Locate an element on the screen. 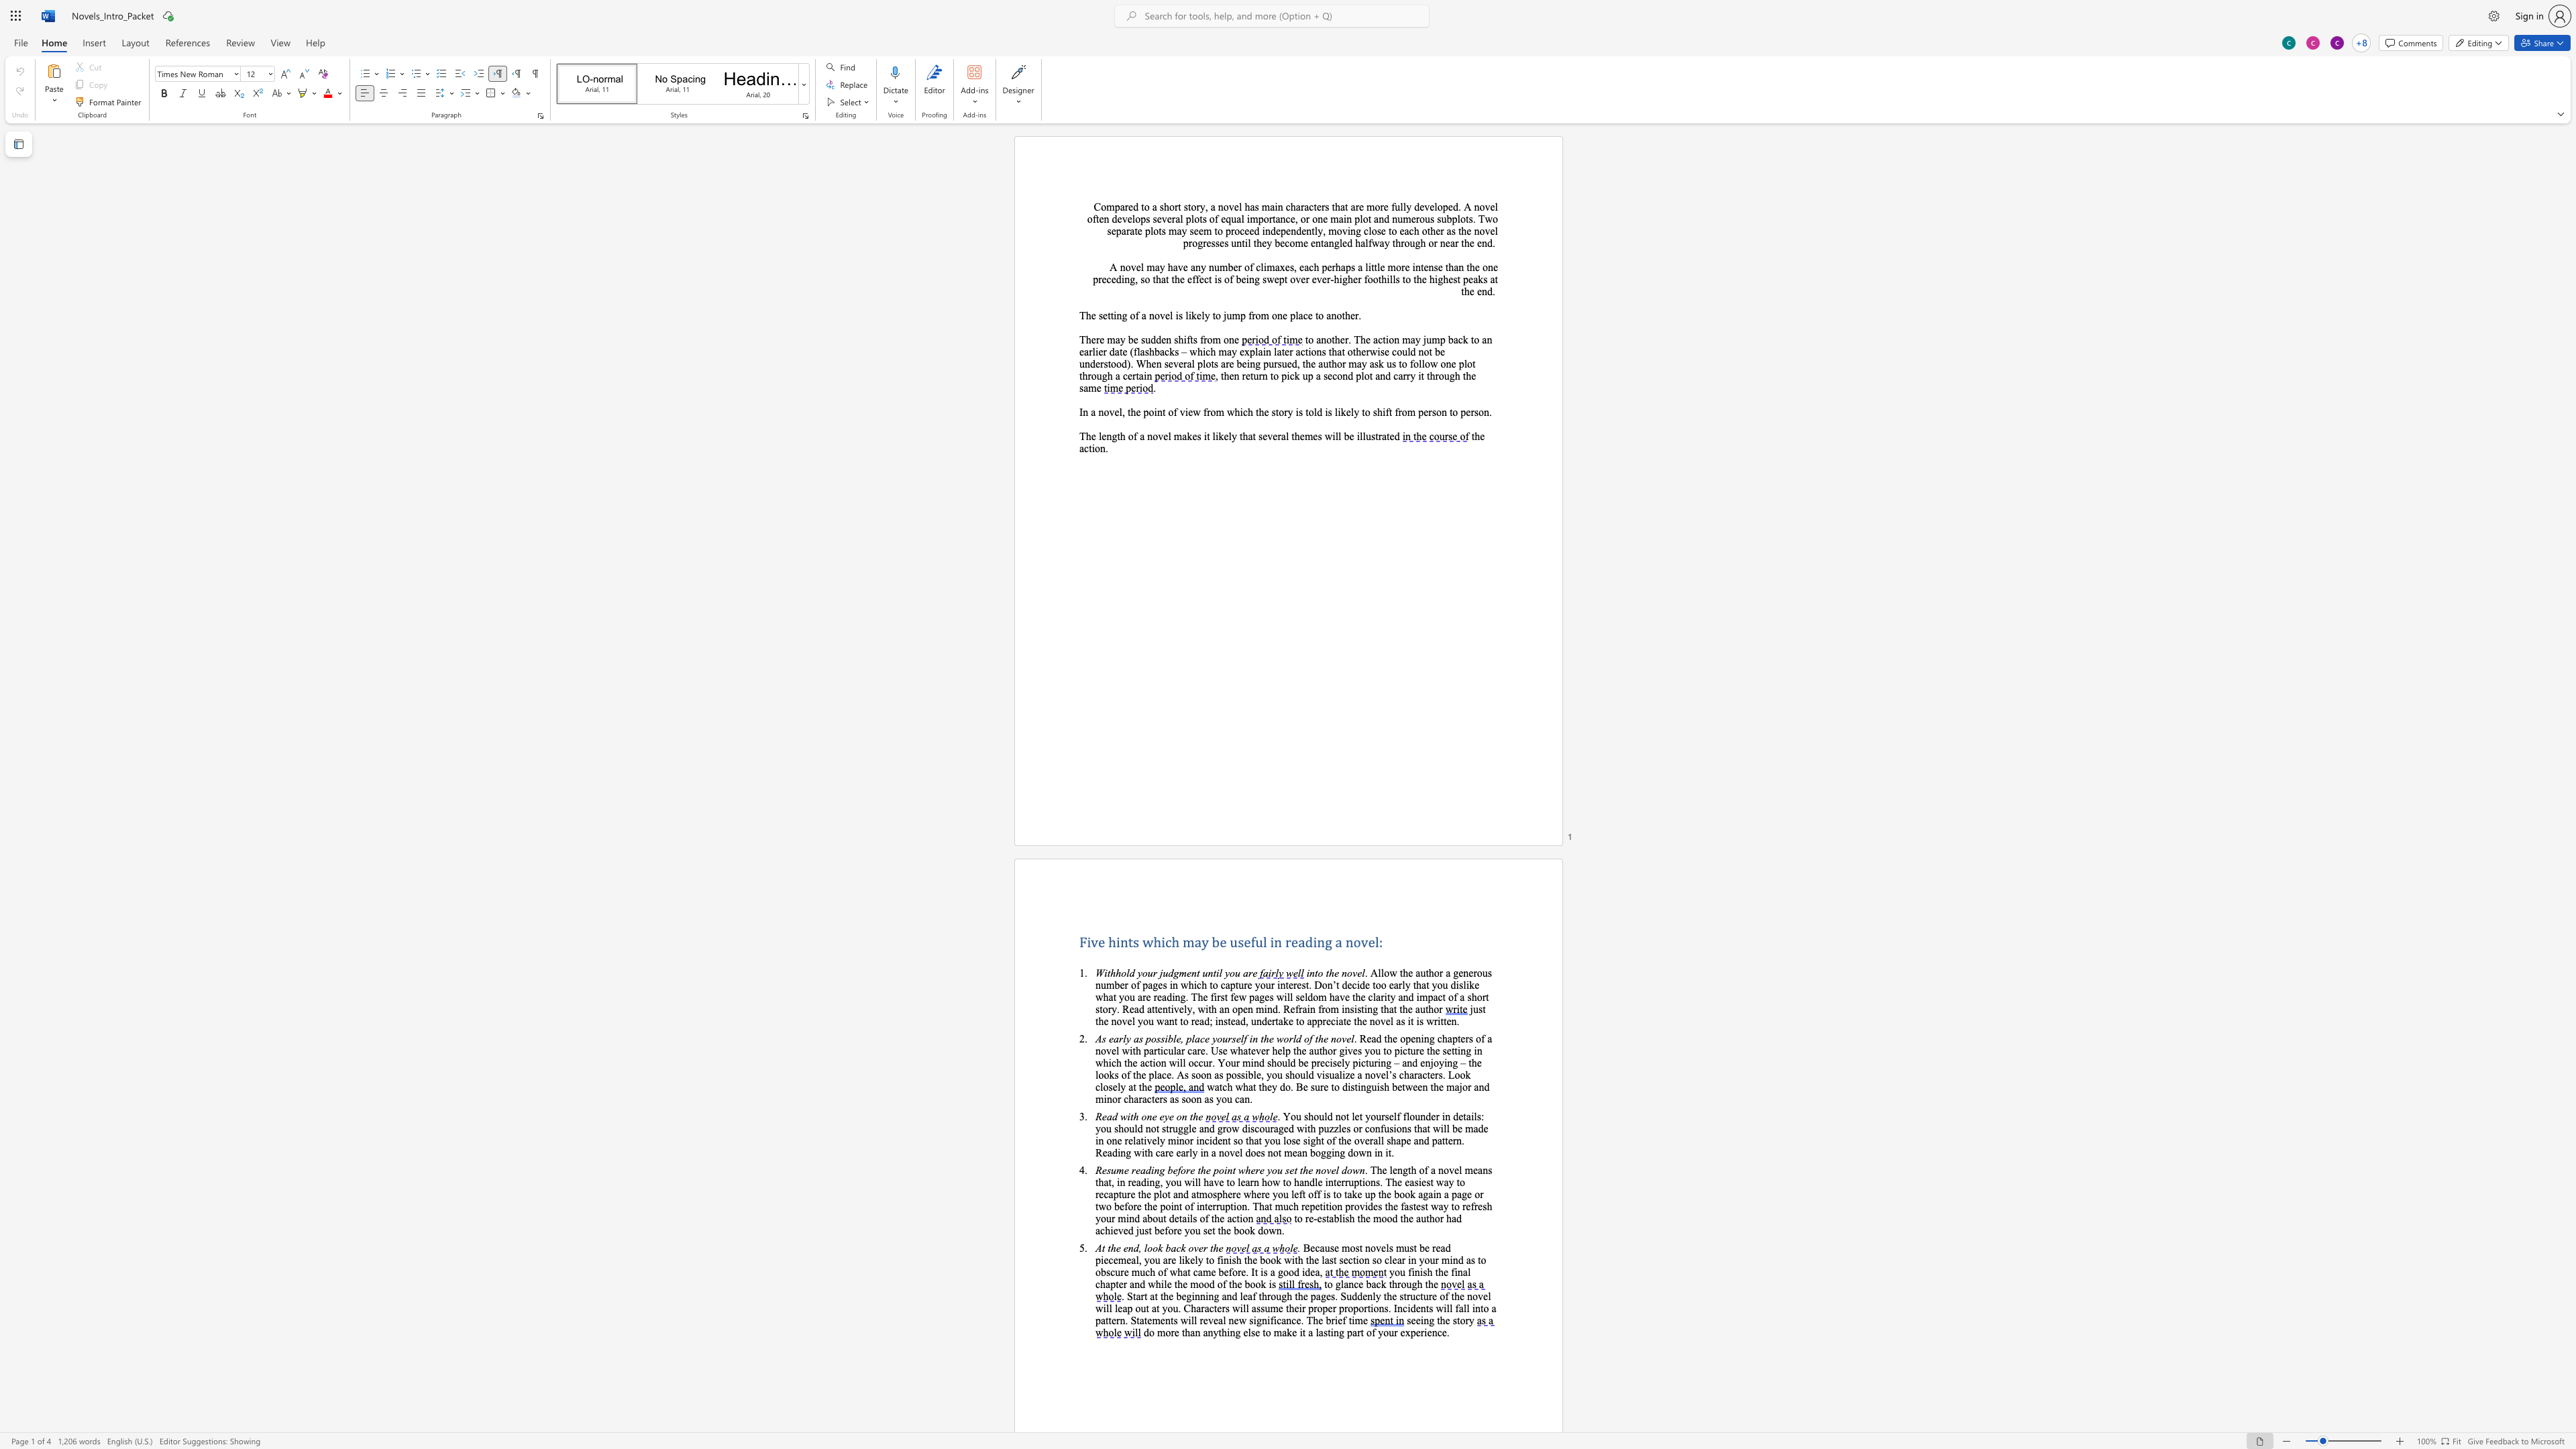 The image size is (2576, 1449). the space between the continuous character "l" and "l" in the text is located at coordinates (1380, 972).